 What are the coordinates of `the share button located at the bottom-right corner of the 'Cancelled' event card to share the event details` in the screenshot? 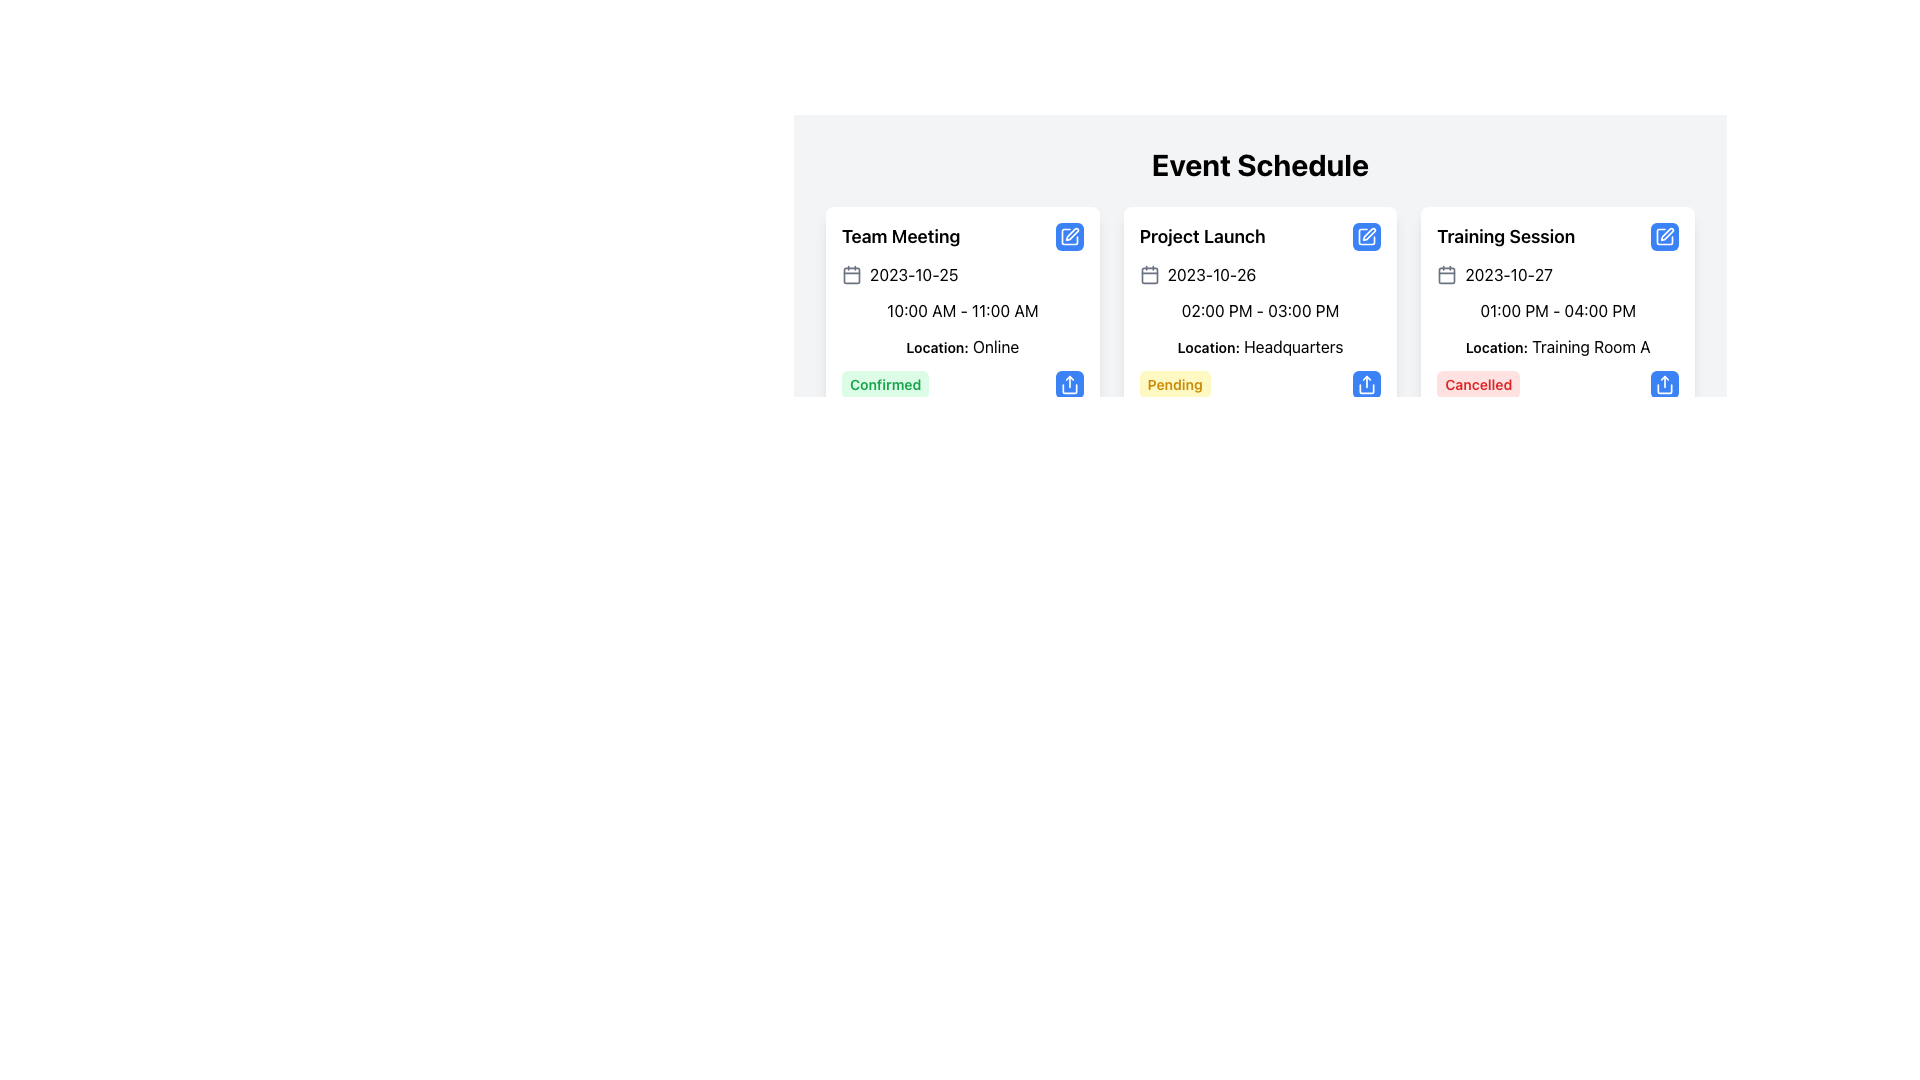 It's located at (1665, 385).